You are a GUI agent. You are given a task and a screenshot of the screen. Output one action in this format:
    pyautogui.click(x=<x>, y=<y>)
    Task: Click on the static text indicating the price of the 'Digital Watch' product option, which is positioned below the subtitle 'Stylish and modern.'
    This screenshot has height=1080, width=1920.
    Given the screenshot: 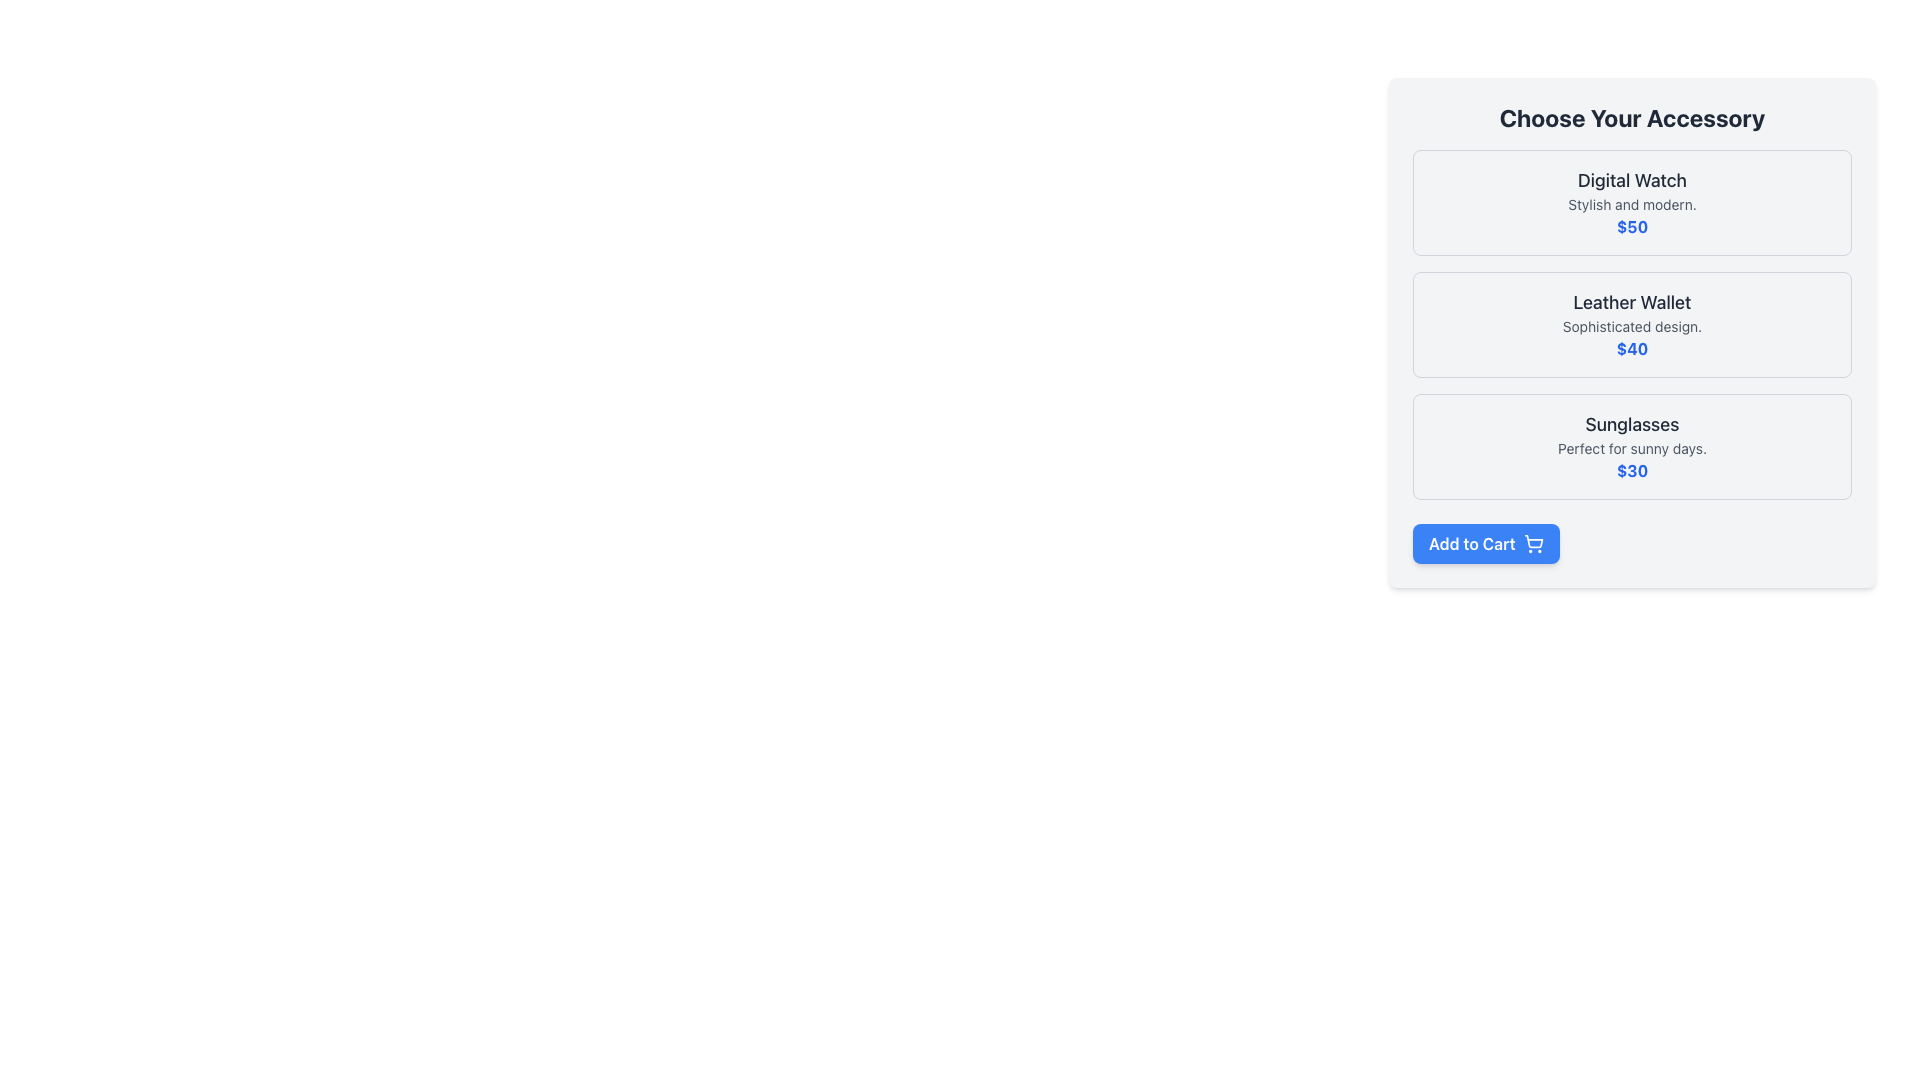 What is the action you would take?
    pyautogui.click(x=1632, y=226)
    